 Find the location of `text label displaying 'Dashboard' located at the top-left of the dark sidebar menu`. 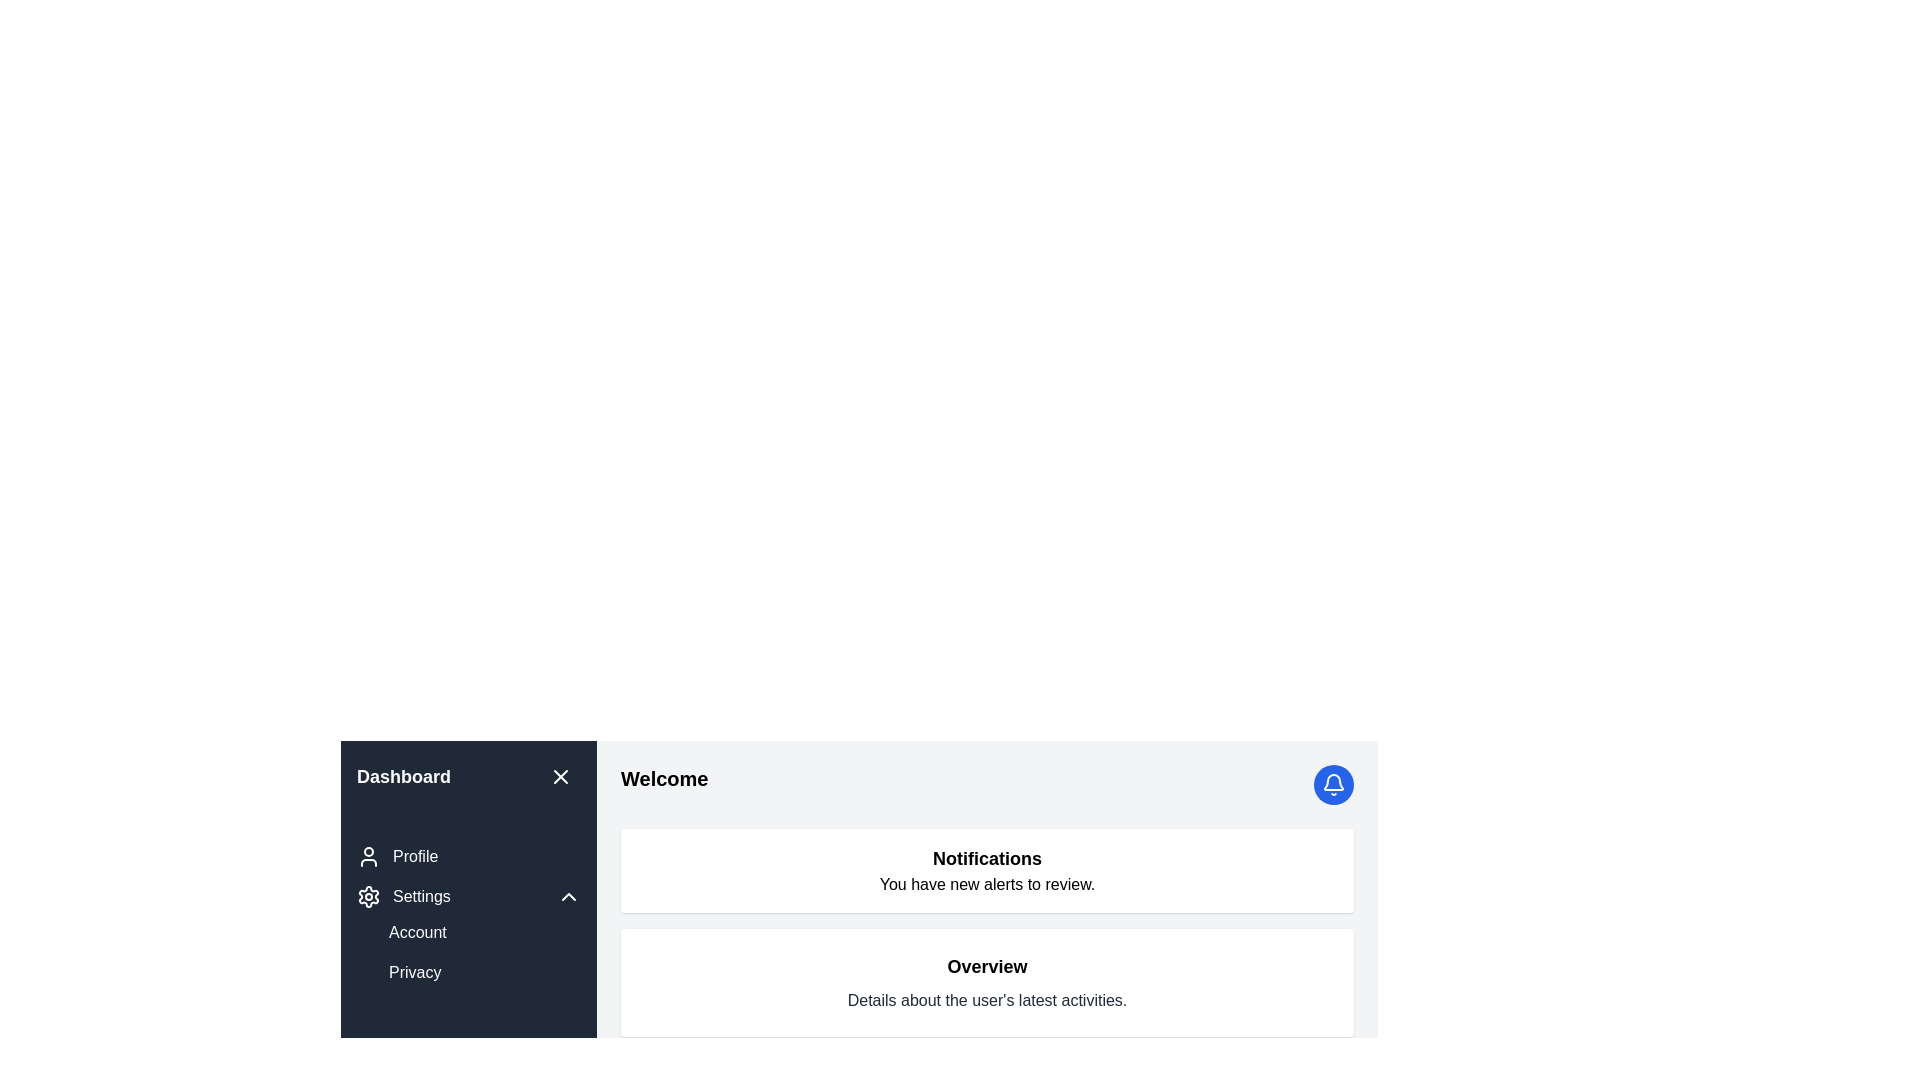

text label displaying 'Dashboard' located at the top-left of the dark sidebar menu is located at coordinates (402, 775).